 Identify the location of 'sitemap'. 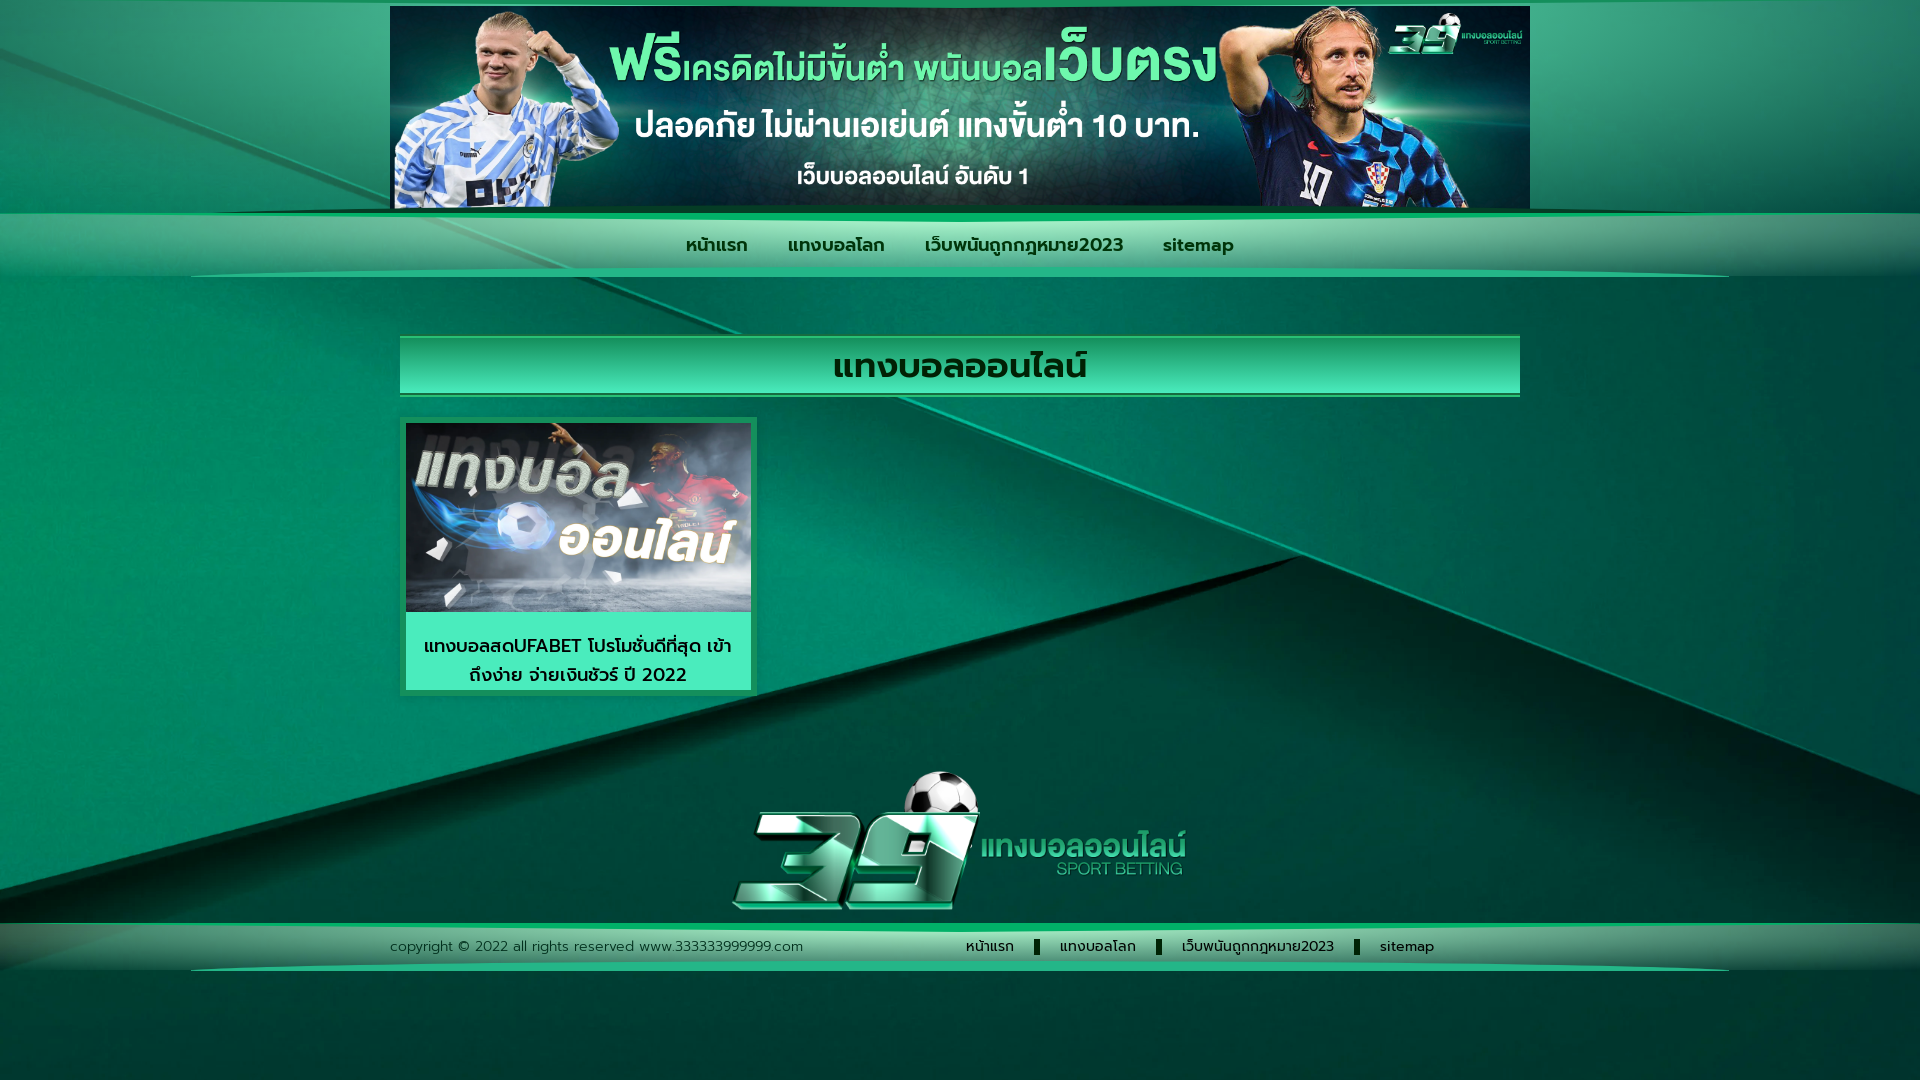
(1405, 946).